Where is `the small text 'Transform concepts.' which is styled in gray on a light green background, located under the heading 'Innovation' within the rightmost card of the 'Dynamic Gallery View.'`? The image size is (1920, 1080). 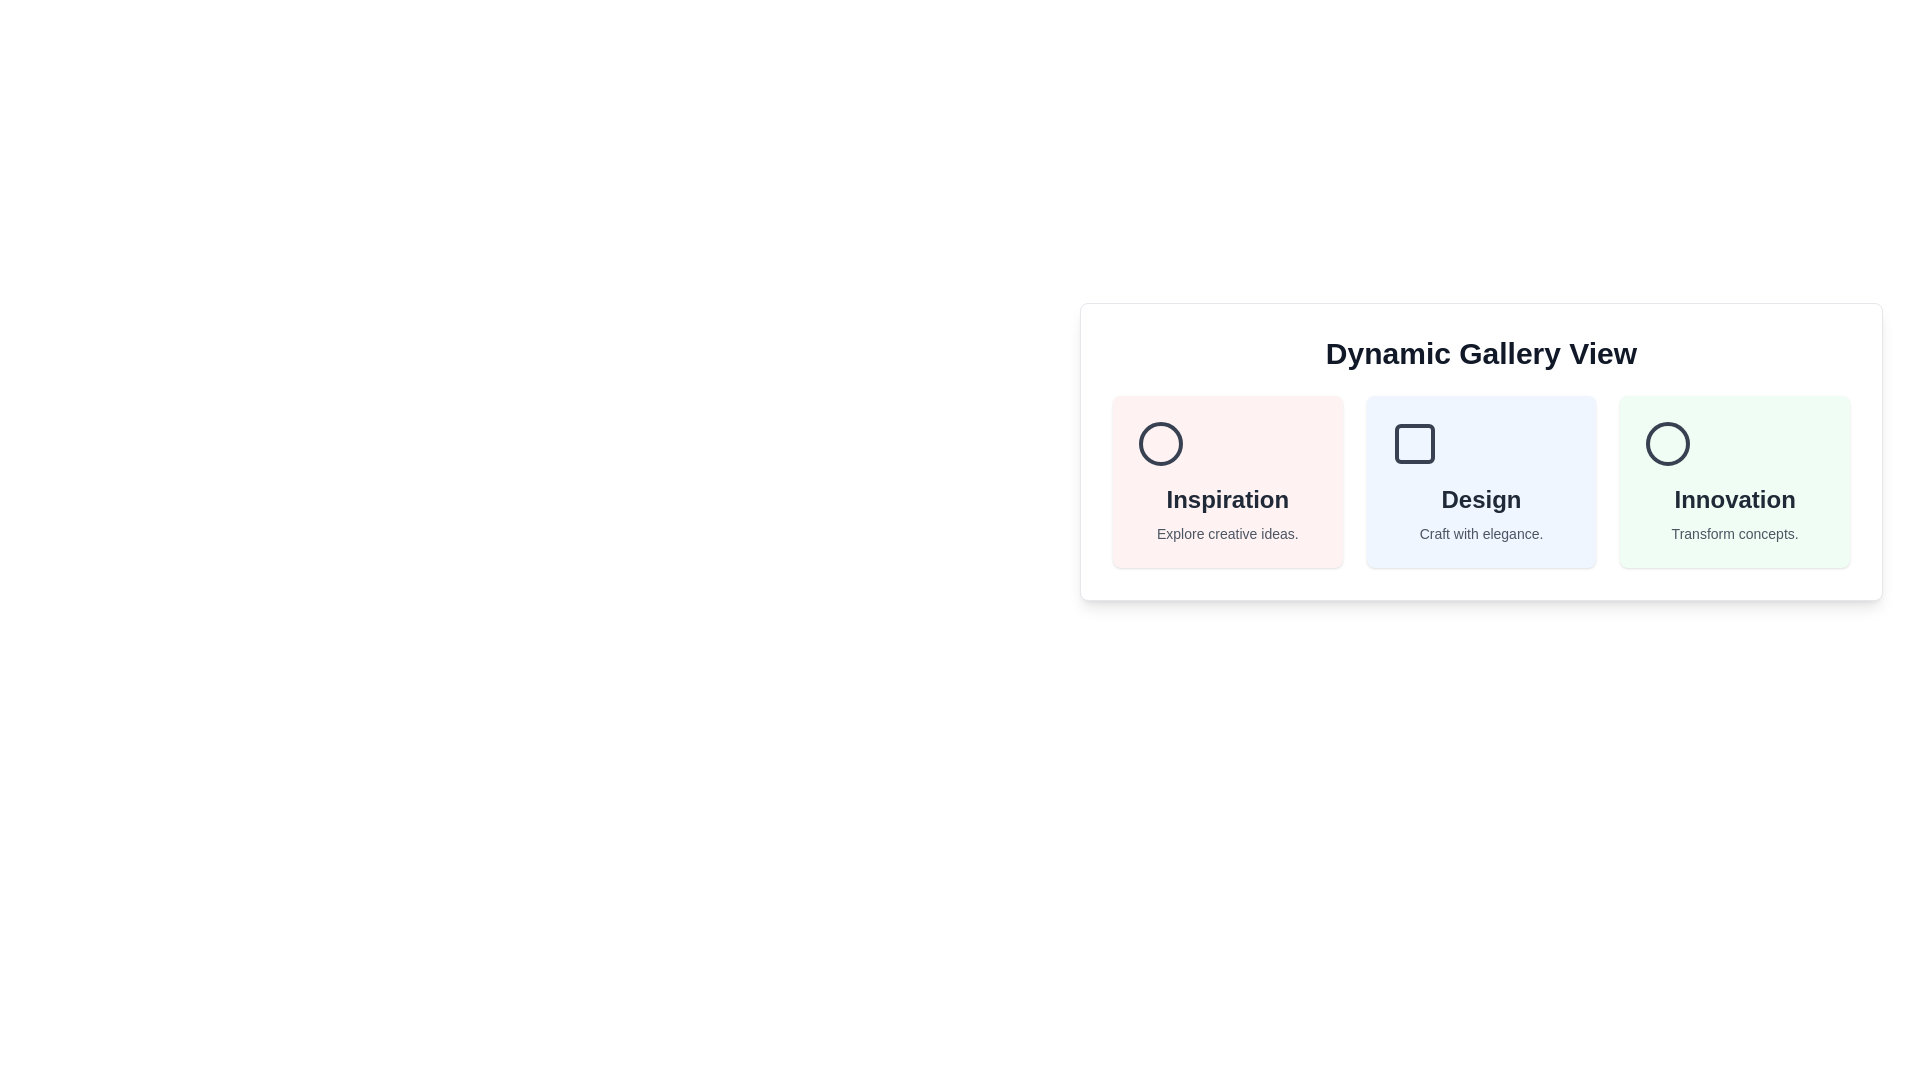 the small text 'Transform concepts.' which is styled in gray on a light green background, located under the heading 'Innovation' within the rightmost card of the 'Dynamic Gallery View.' is located at coordinates (1734, 532).